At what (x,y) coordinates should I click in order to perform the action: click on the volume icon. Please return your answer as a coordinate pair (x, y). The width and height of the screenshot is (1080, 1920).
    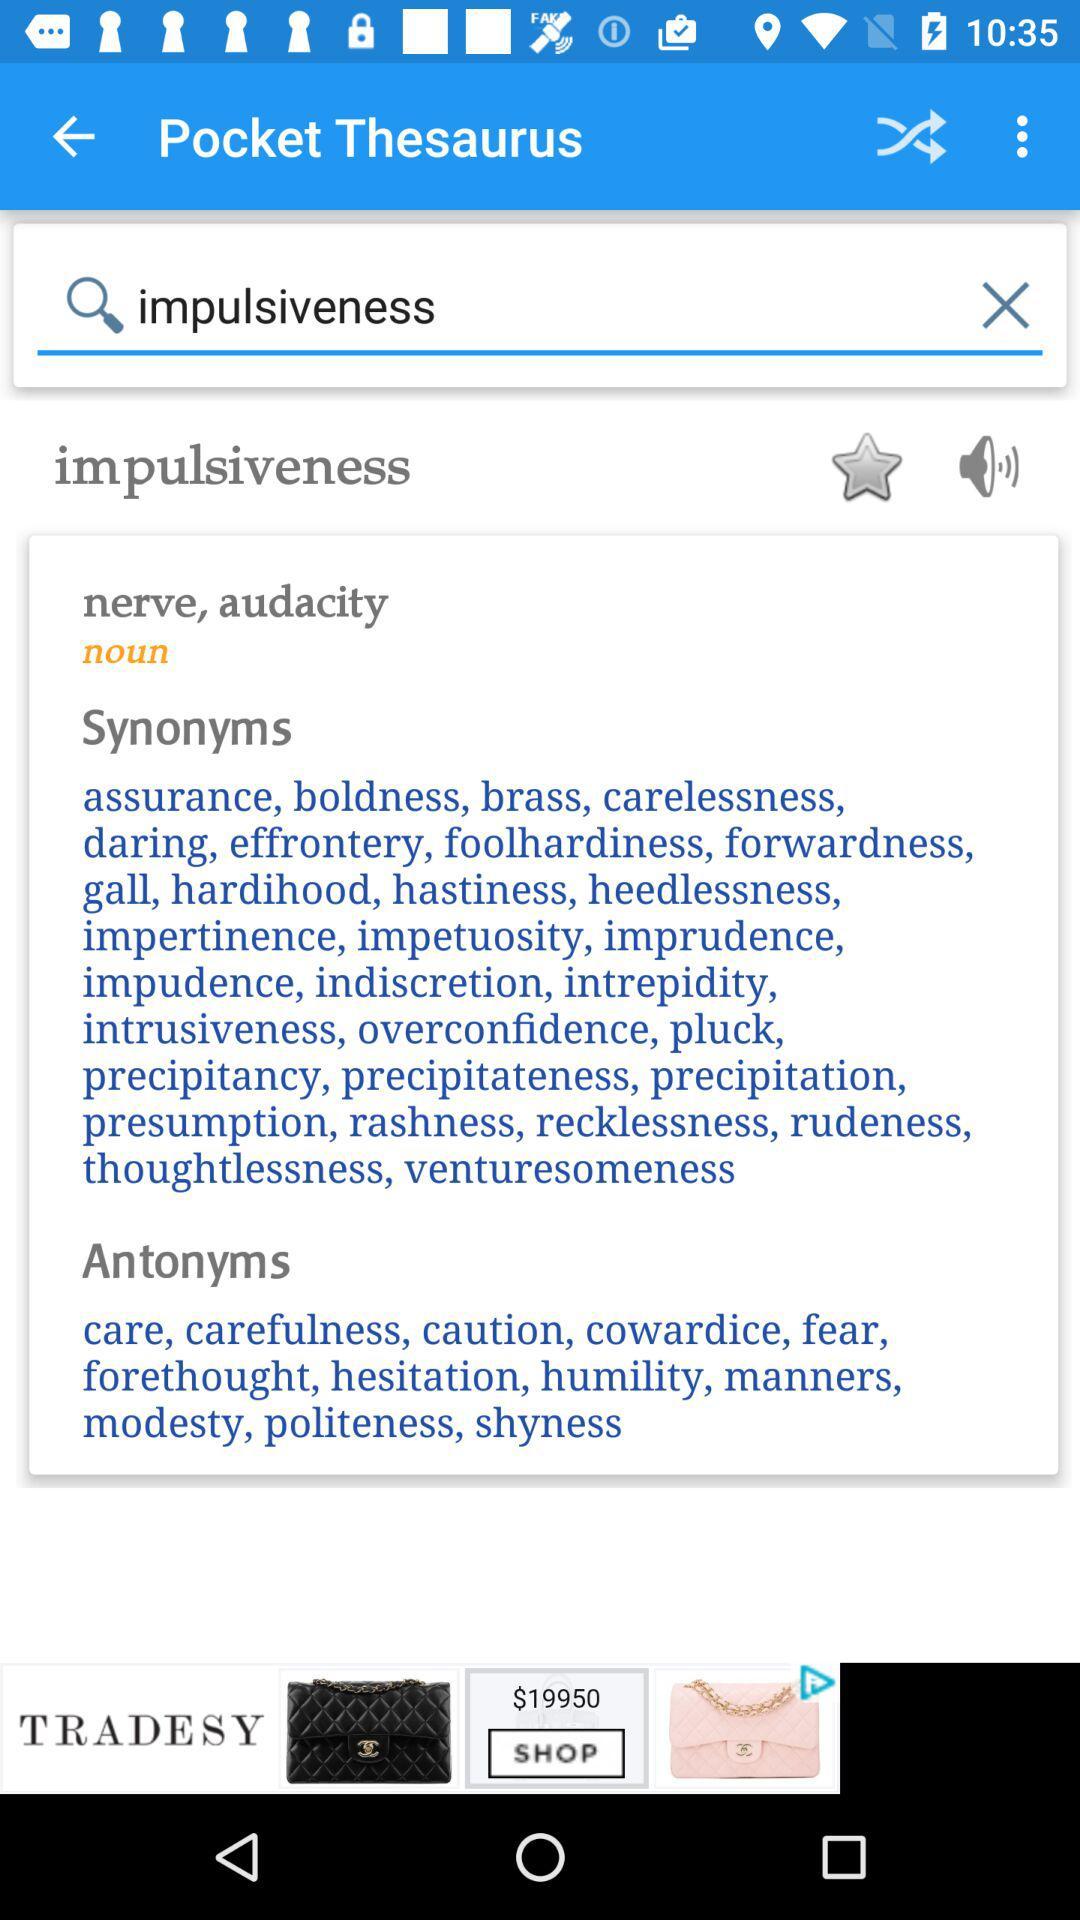
    Looking at the image, I should click on (981, 465).